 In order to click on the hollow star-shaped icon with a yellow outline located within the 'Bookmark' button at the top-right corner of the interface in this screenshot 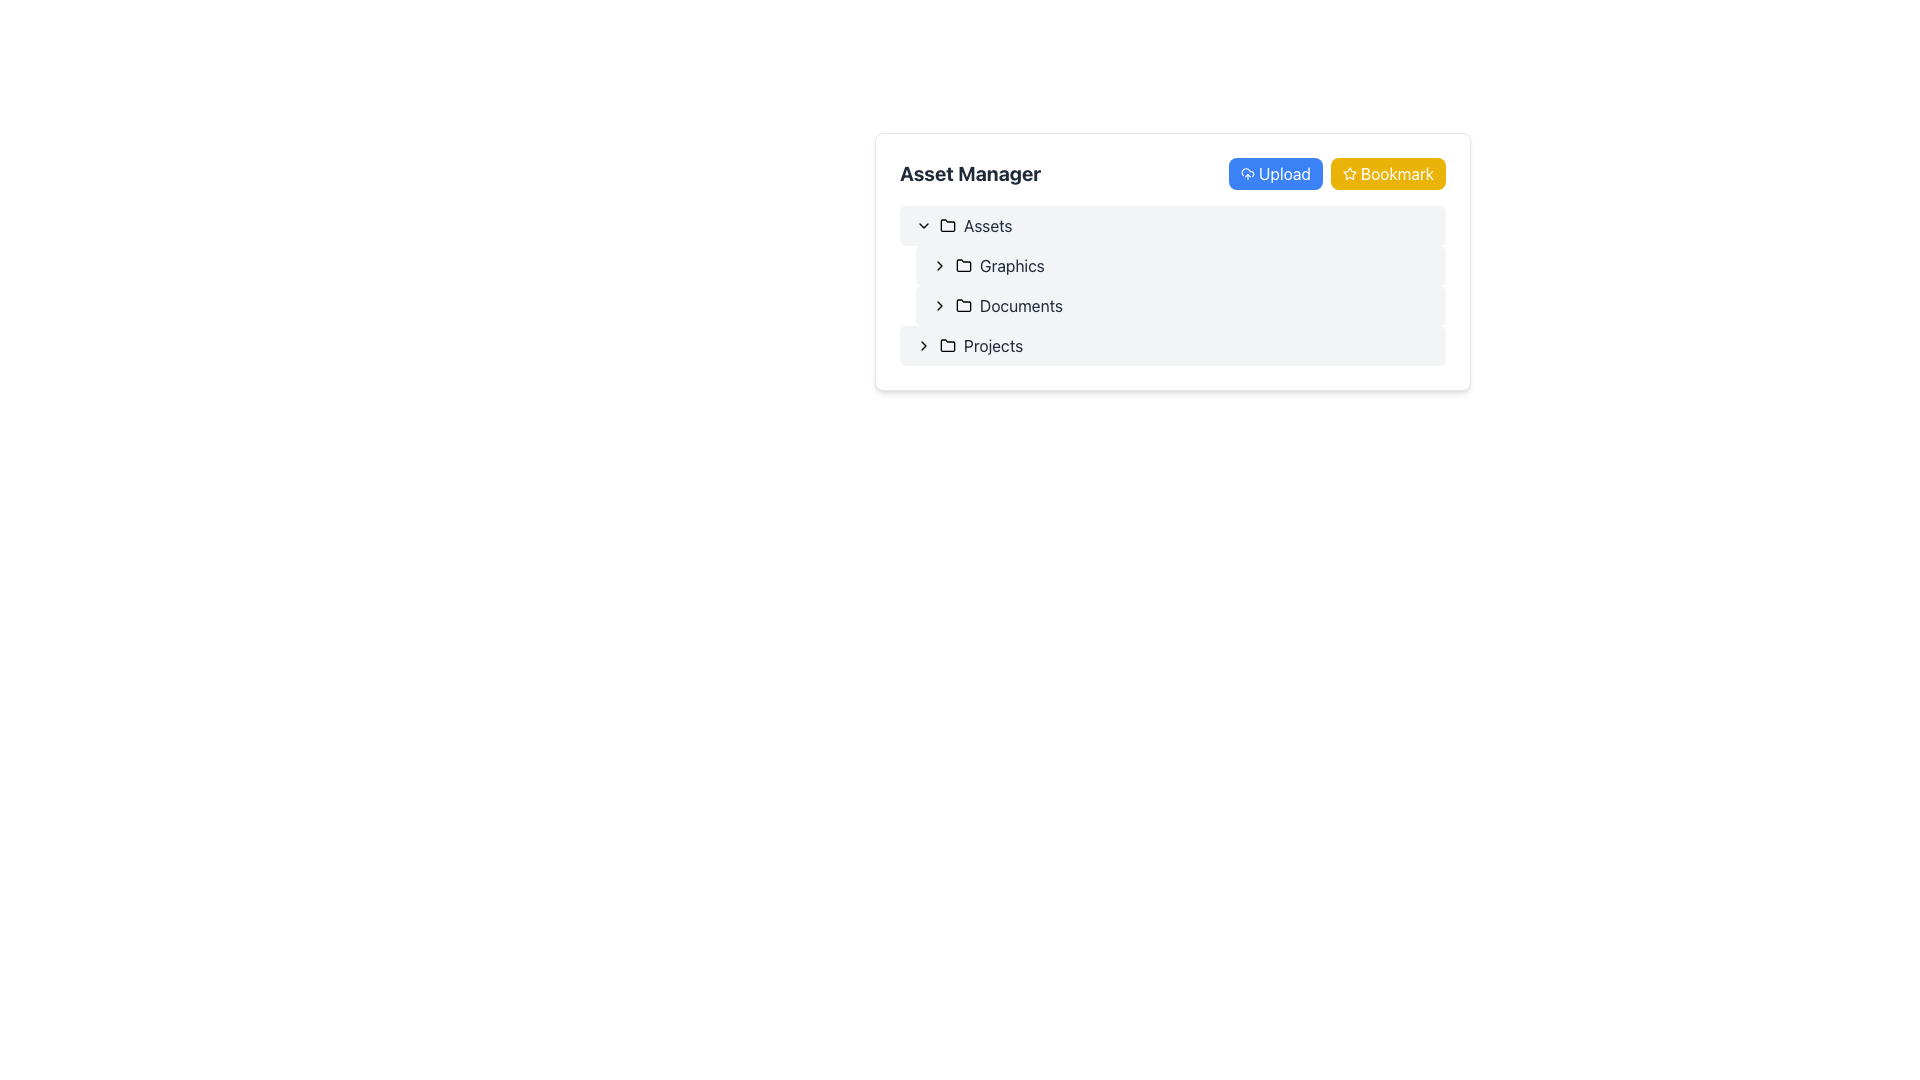, I will do `click(1349, 172)`.